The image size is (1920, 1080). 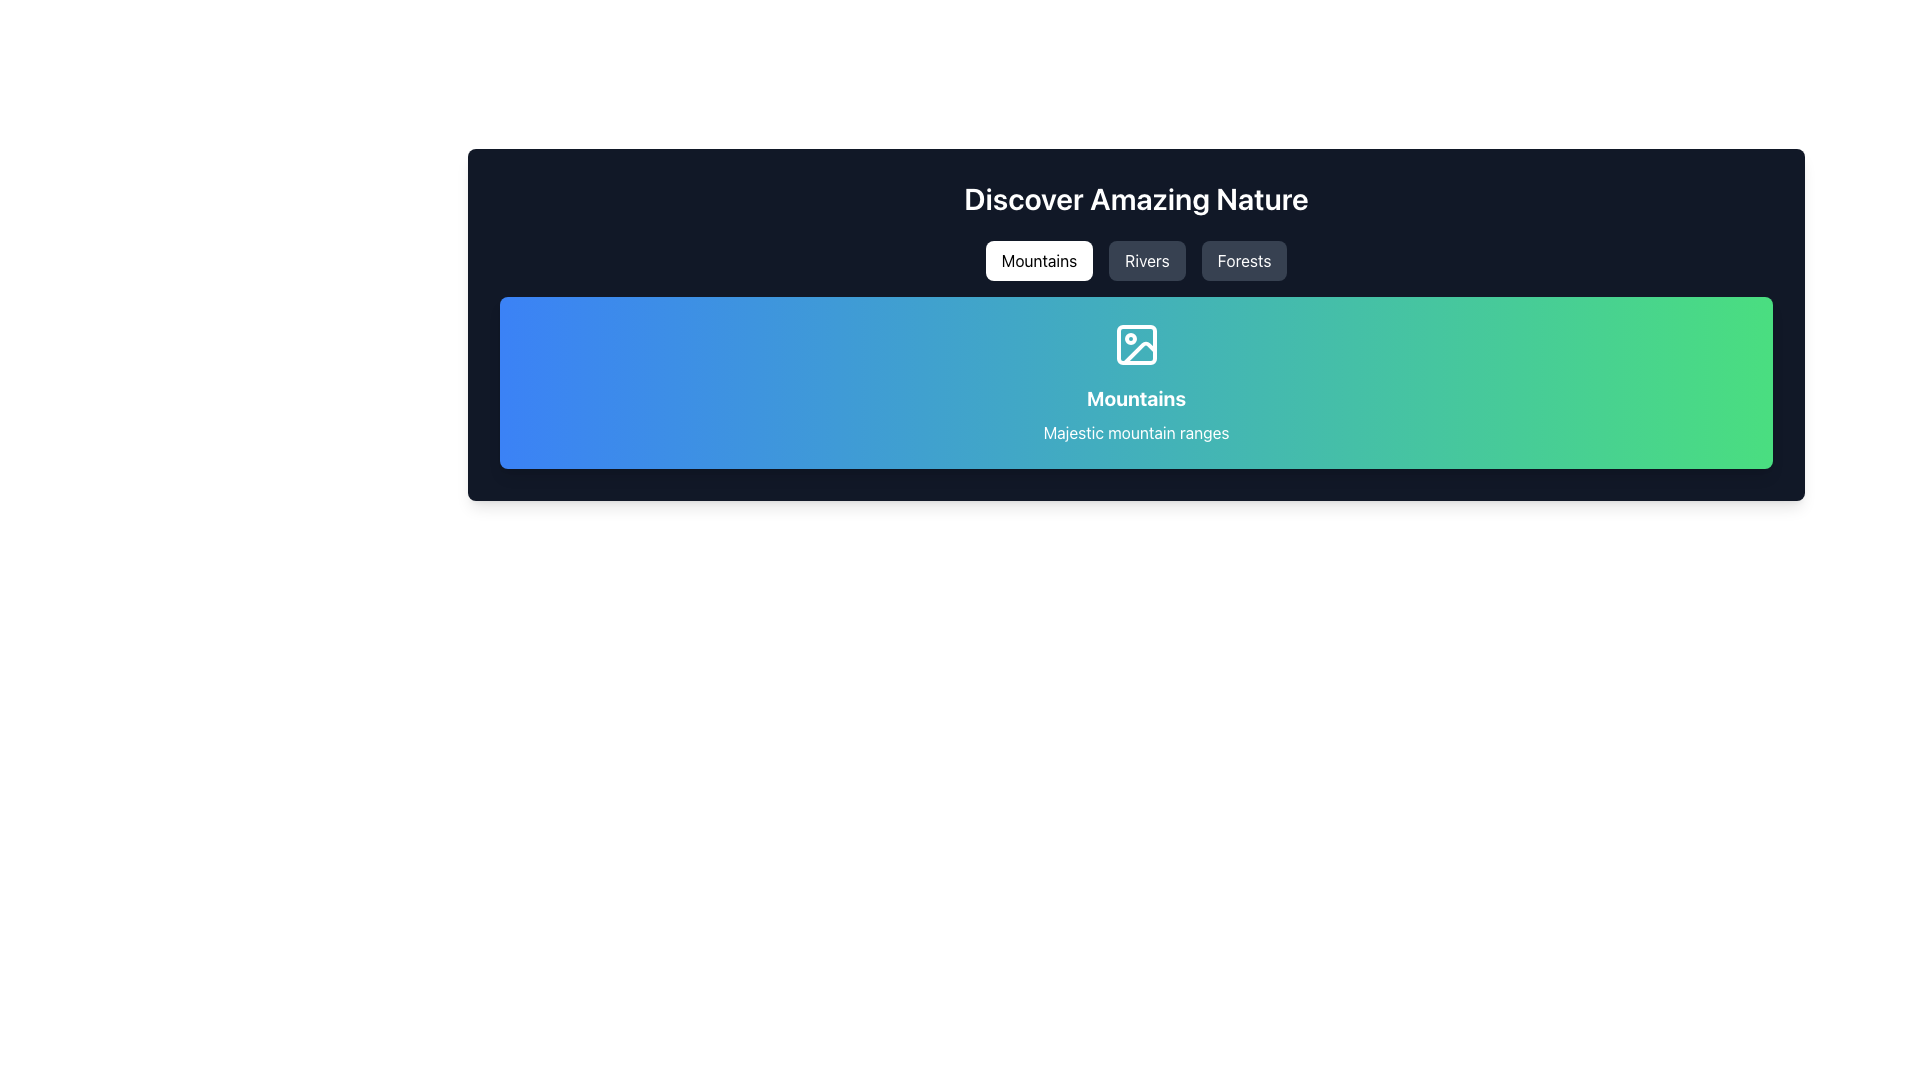 I want to click on the descriptive subtitle 'Majestic mountain ranges' located at the bottom of the 'Mountains' card element, so click(x=1136, y=431).